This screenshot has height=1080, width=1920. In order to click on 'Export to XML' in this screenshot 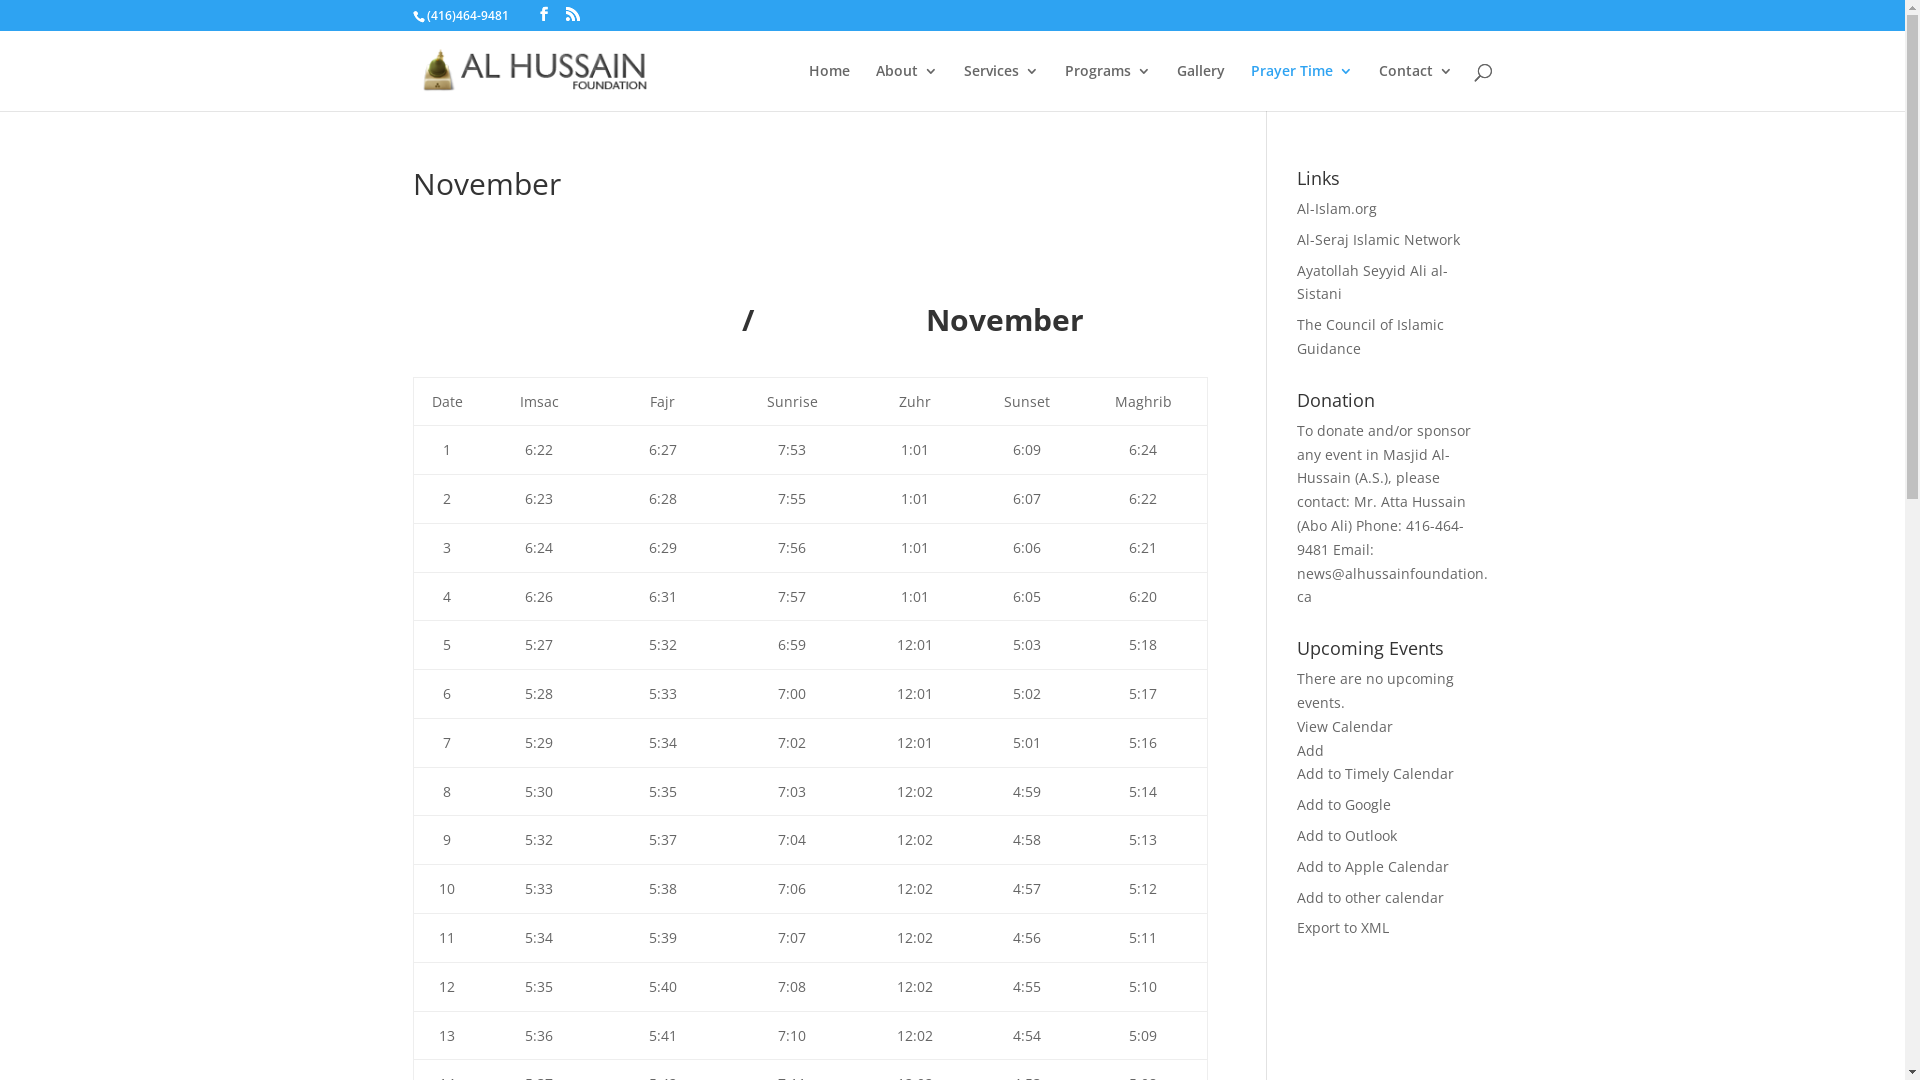, I will do `click(1343, 927)`.